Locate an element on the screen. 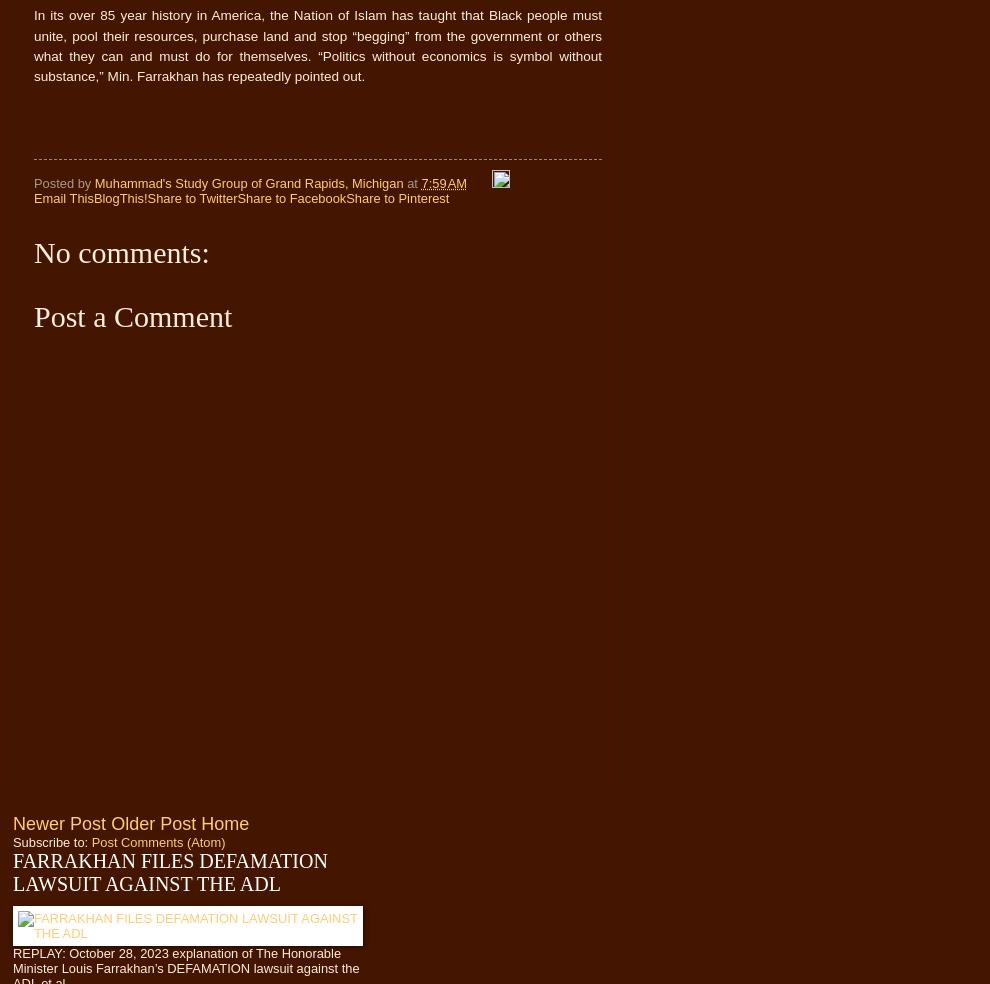 This screenshot has height=984, width=990. 'Share to Pinterest' is located at coordinates (345, 198).